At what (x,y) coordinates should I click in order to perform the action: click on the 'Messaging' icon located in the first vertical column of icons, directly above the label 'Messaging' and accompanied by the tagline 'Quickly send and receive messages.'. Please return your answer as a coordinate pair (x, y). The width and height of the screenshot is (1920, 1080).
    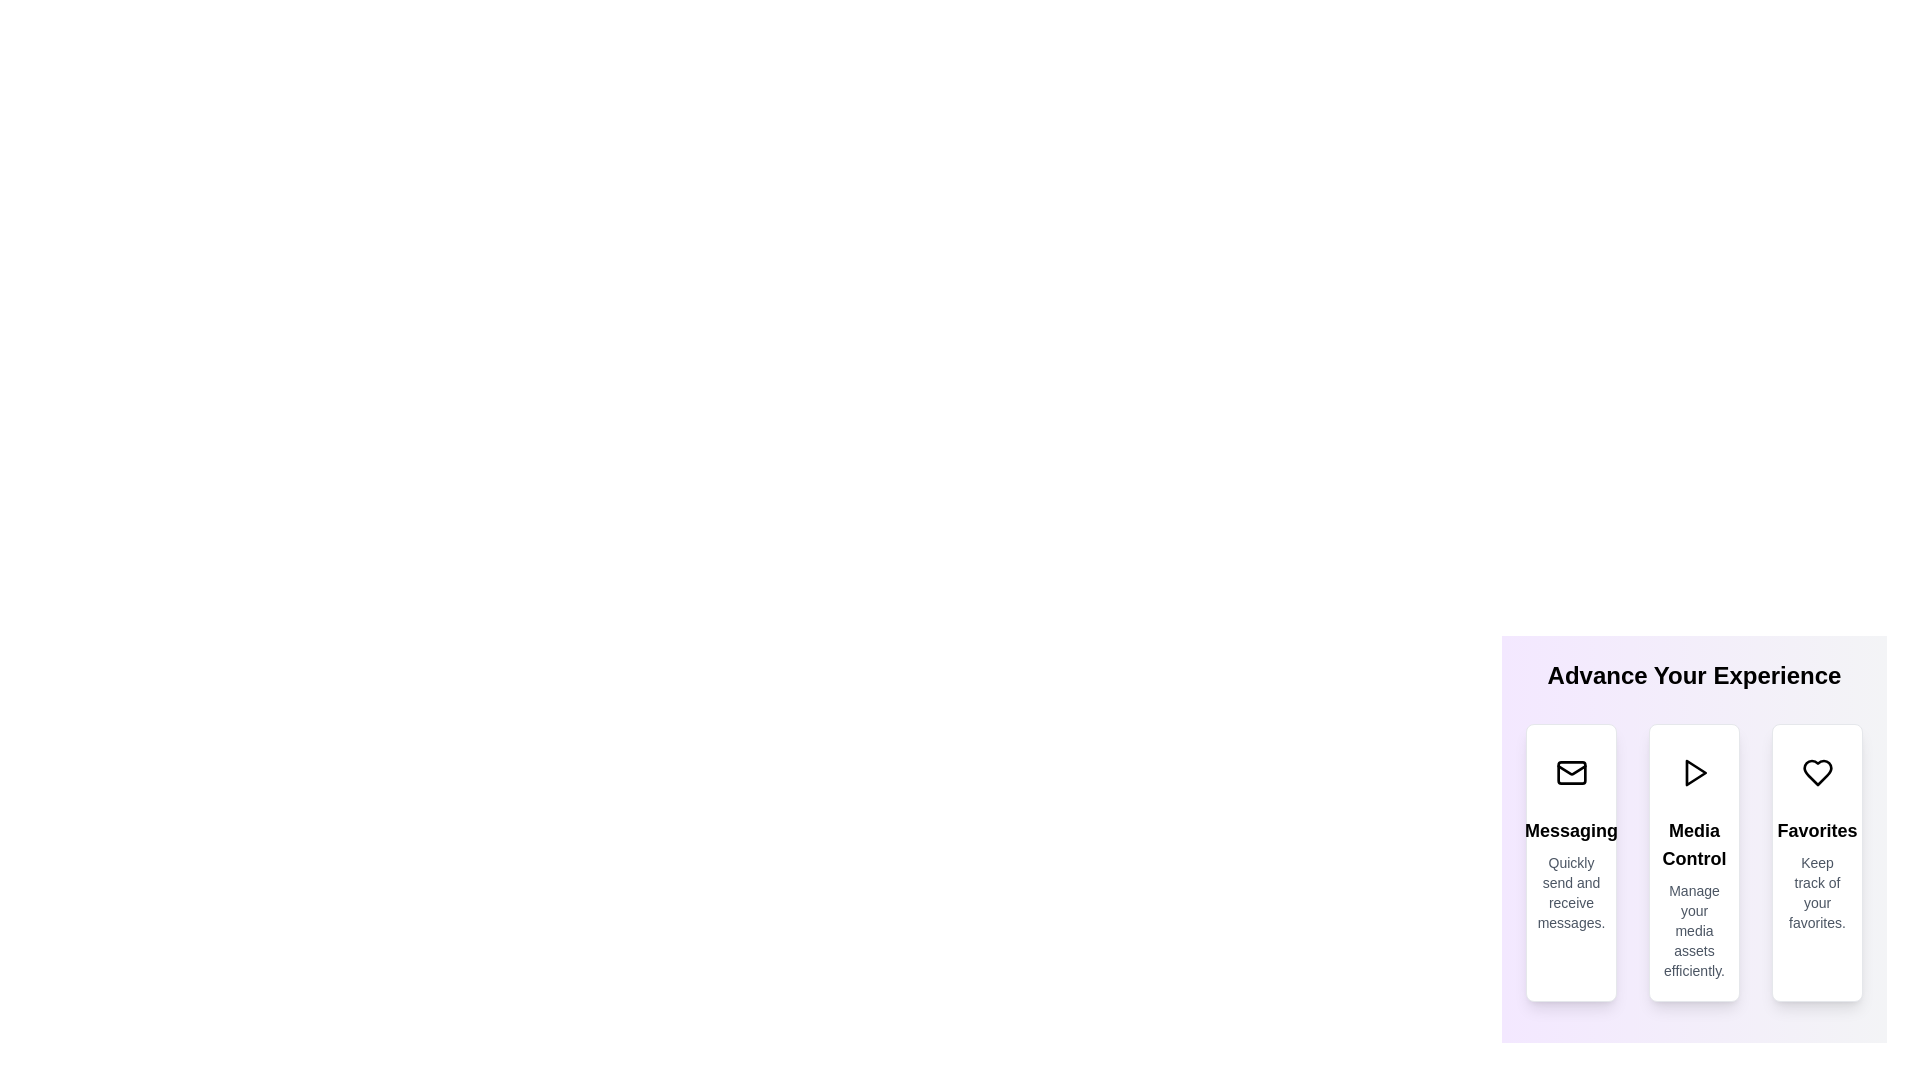
    Looking at the image, I should click on (1570, 771).